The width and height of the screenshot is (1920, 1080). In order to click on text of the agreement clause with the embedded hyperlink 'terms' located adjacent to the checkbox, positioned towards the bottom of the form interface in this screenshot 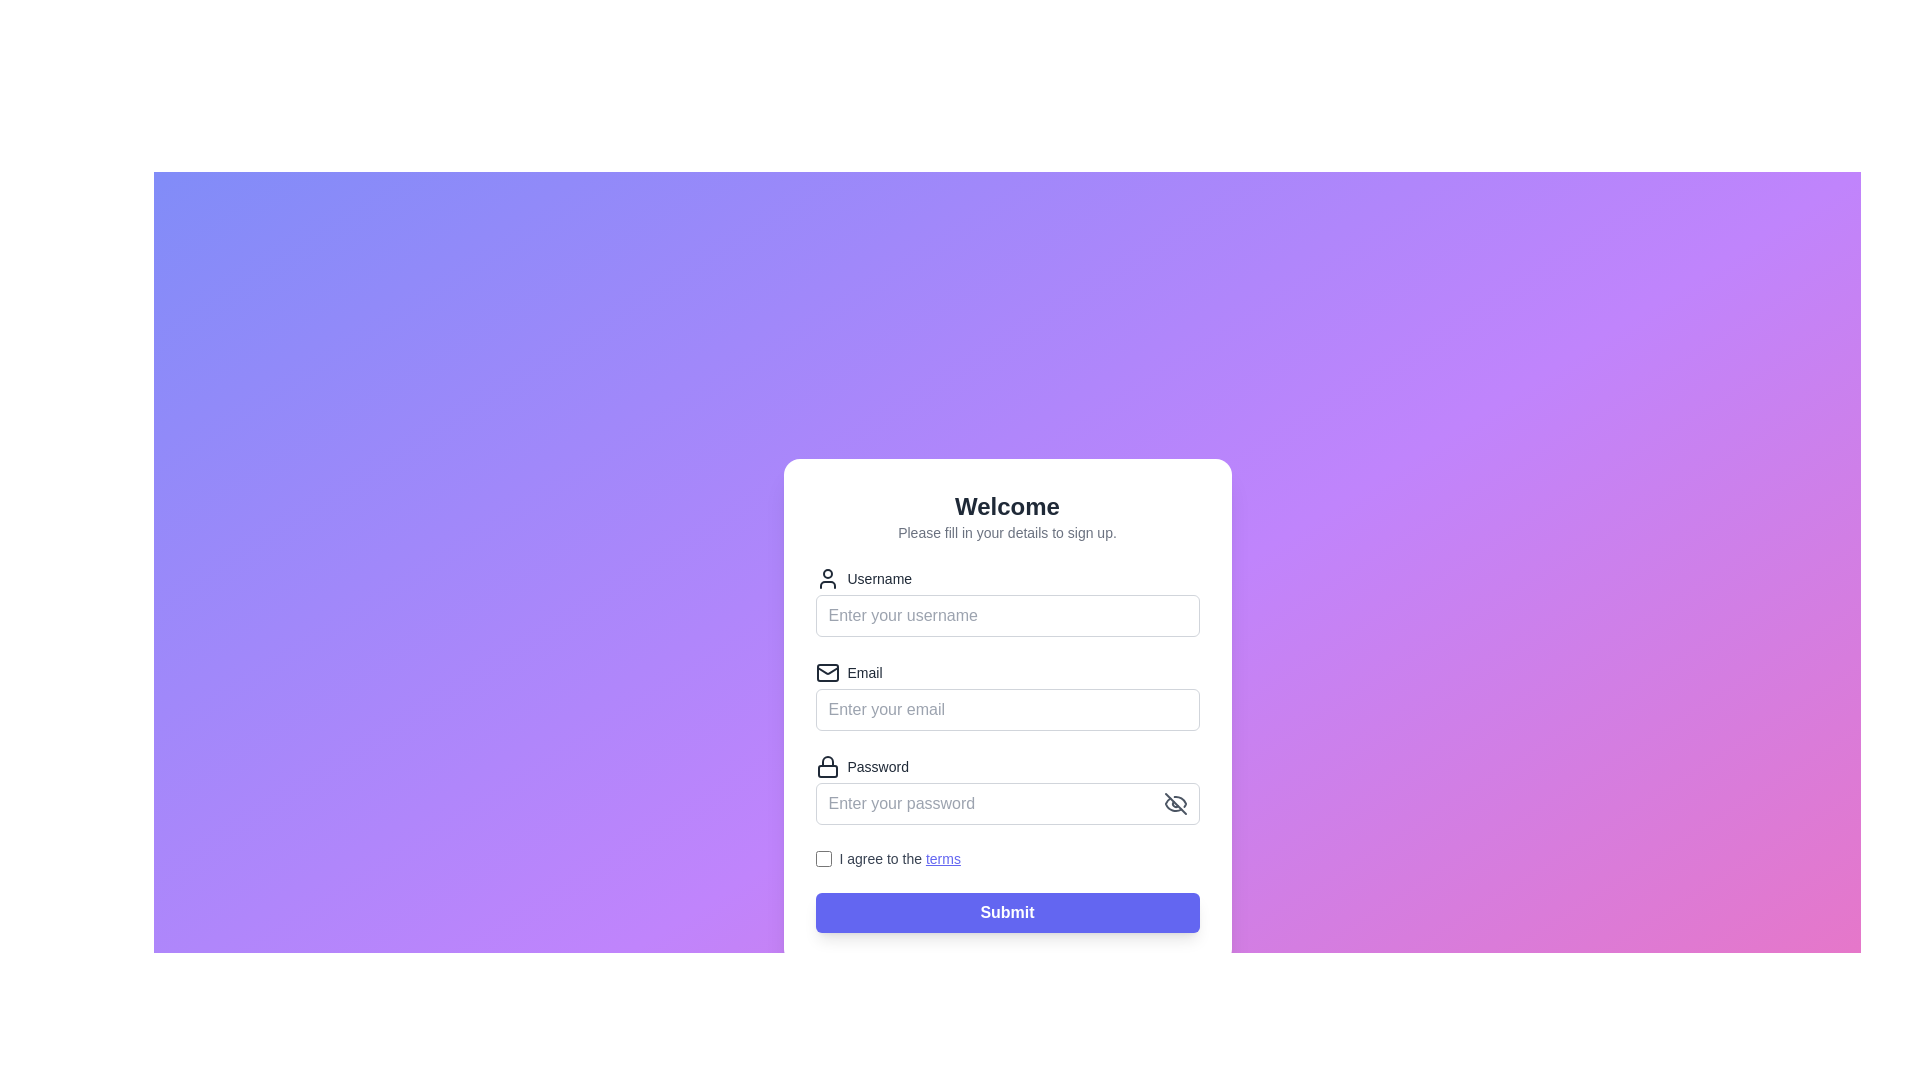, I will do `click(899, 858)`.